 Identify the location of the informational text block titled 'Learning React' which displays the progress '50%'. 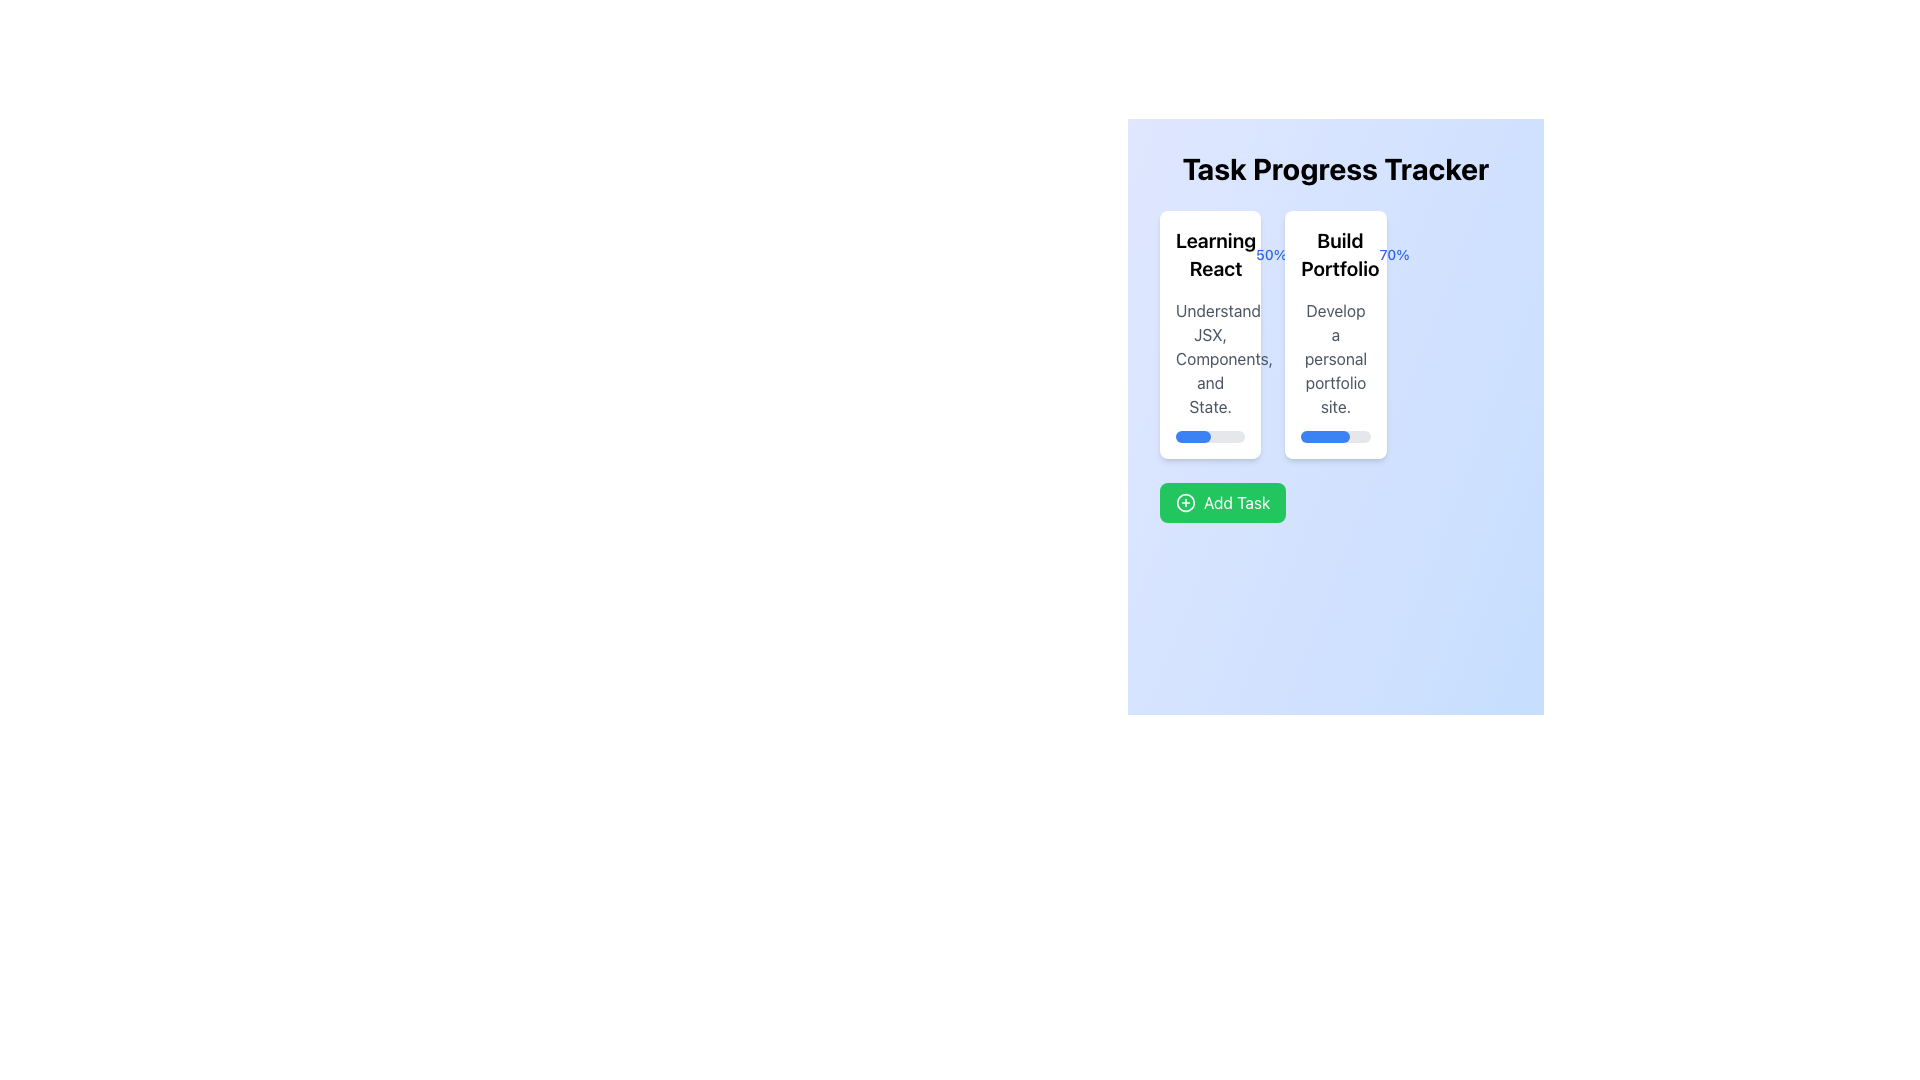
(1209, 253).